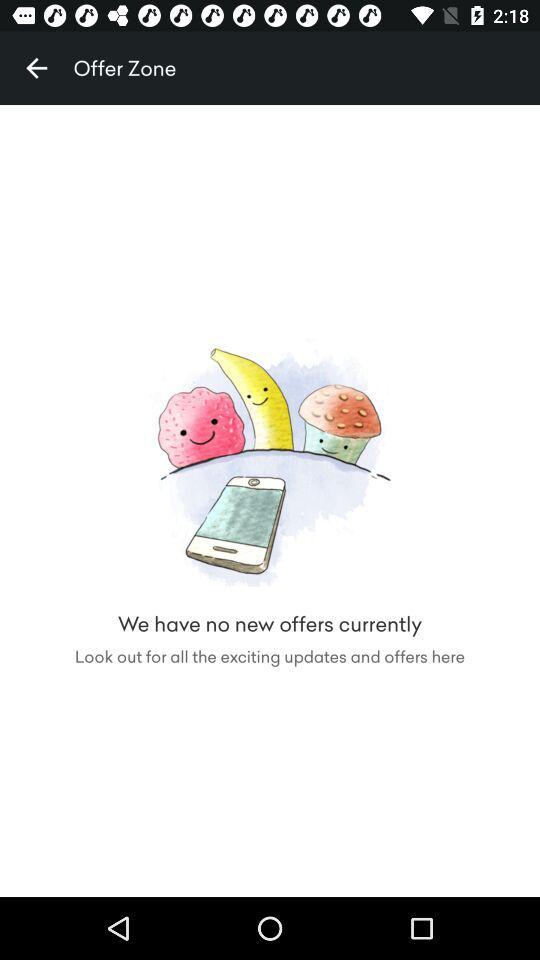 This screenshot has width=540, height=960. What do you see at coordinates (36, 68) in the screenshot?
I see `the icon above the look out for icon` at bounding box center [36, 68].